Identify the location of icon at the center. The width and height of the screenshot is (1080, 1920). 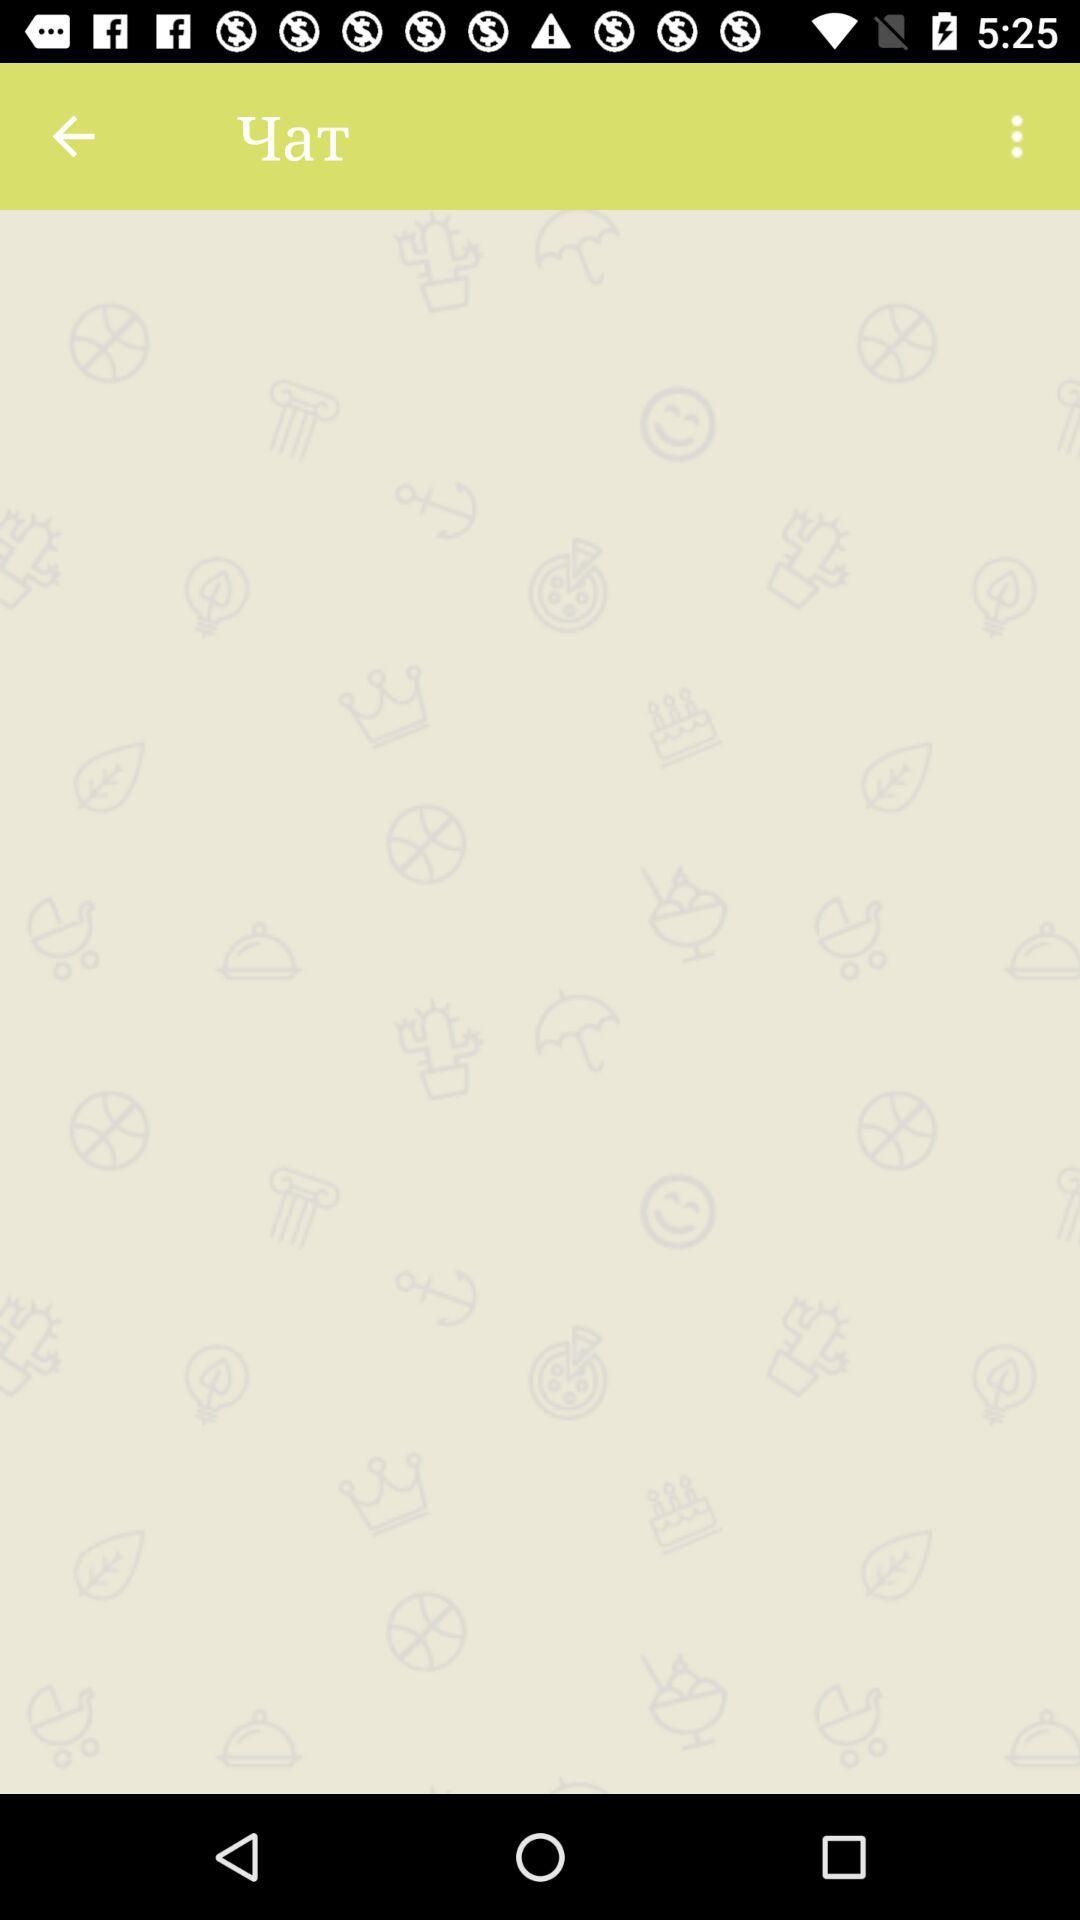
(540, 1002).